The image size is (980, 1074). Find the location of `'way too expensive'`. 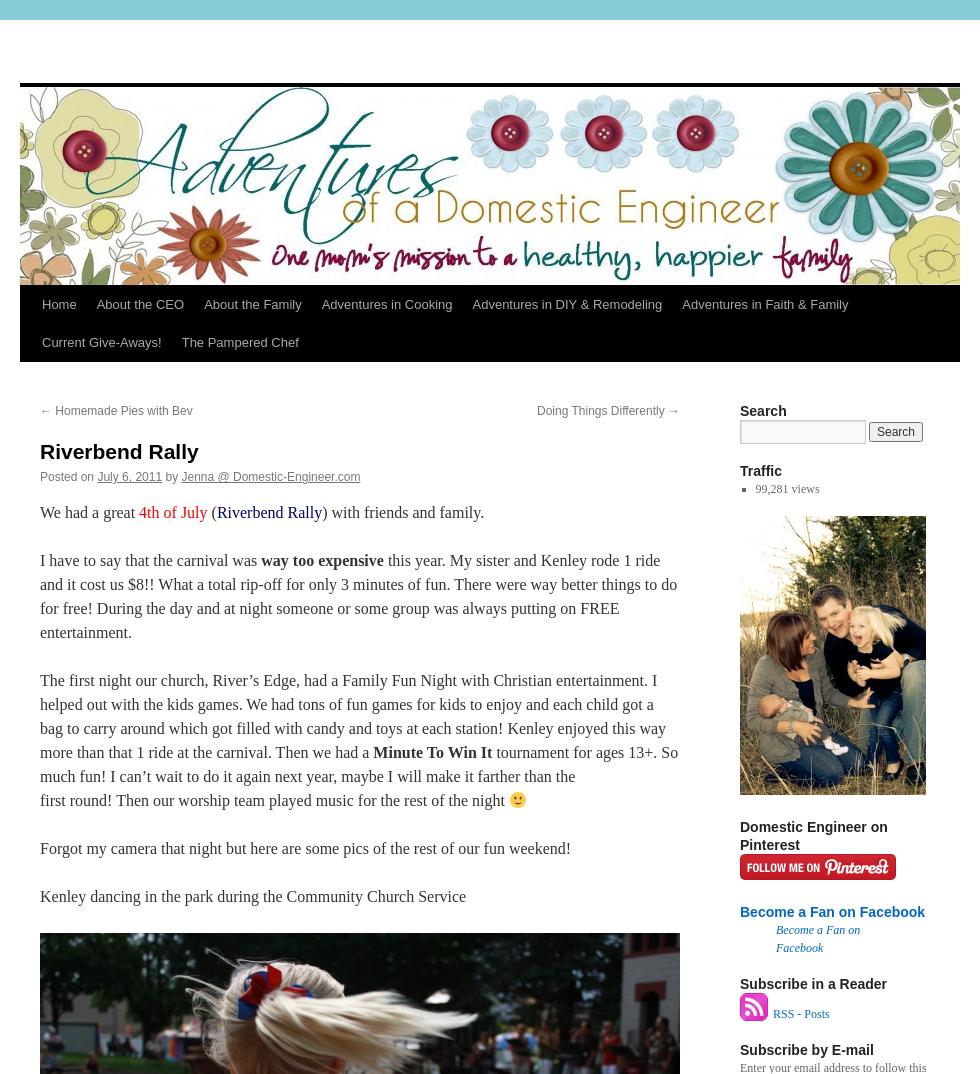

'way too expensive' is located at coordinates (322, 559).